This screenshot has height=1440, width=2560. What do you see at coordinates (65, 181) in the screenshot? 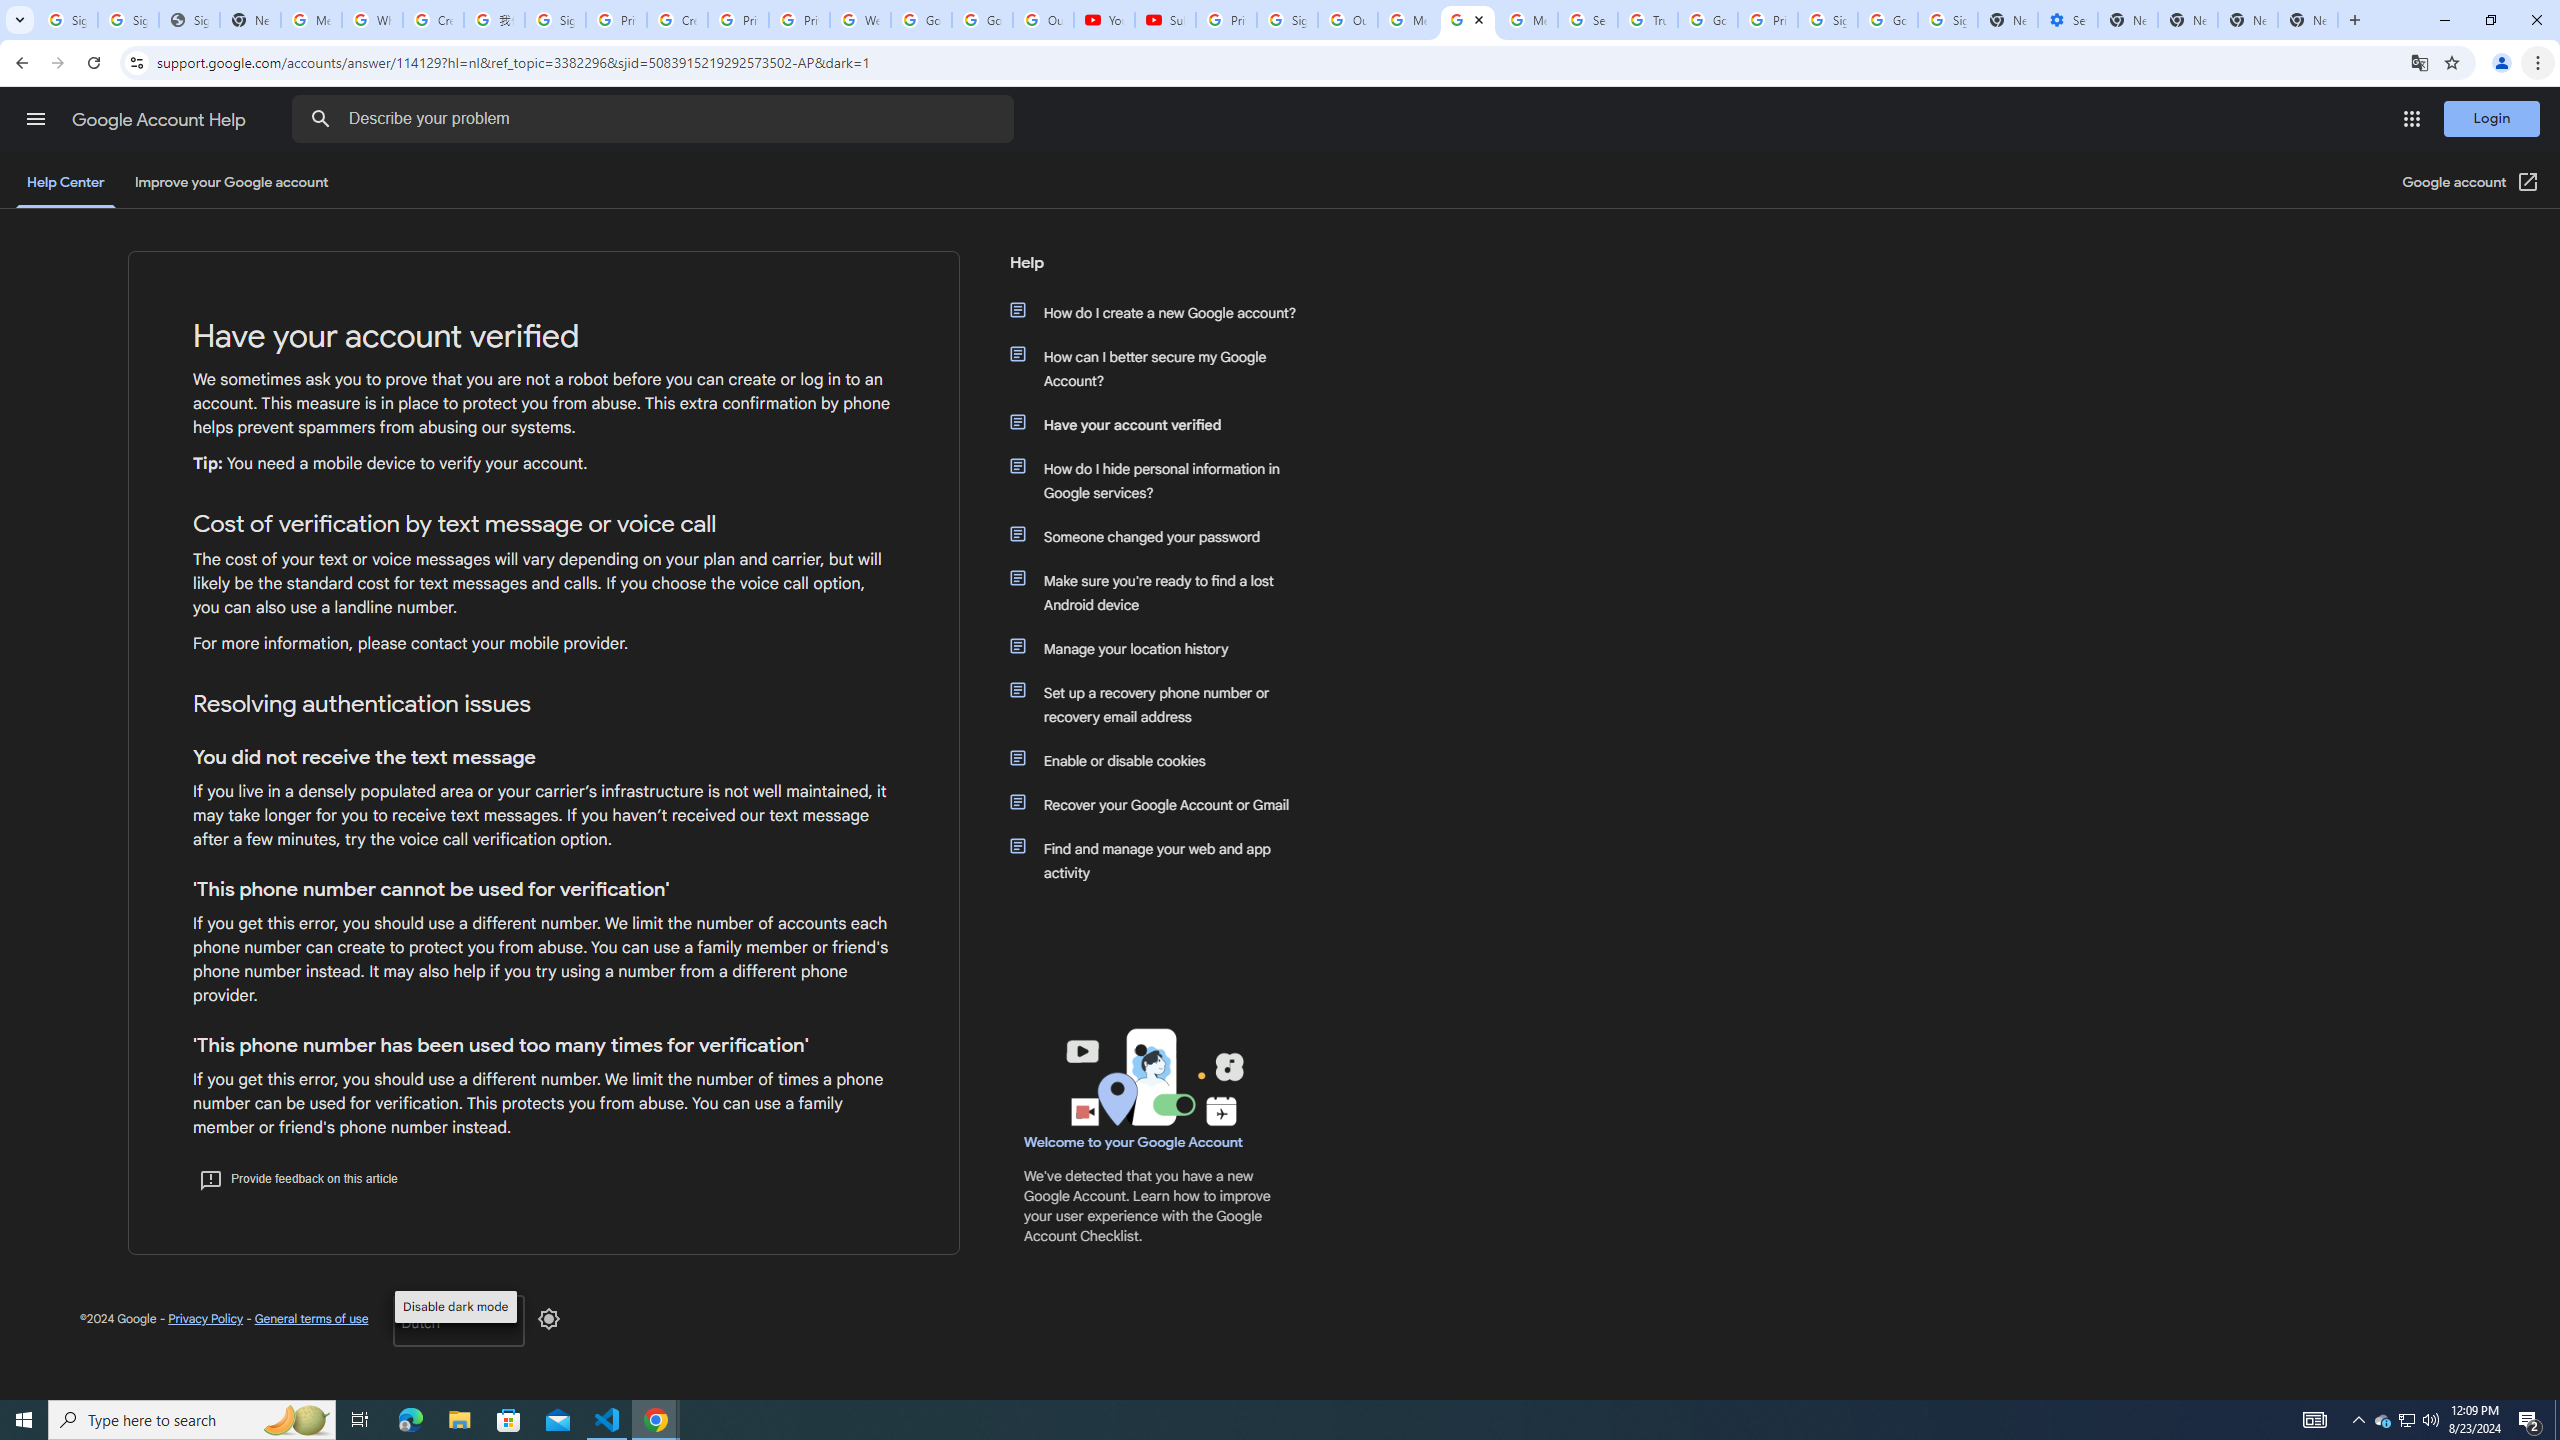
I see `'Help Center'` at bounding box center [65, 181].